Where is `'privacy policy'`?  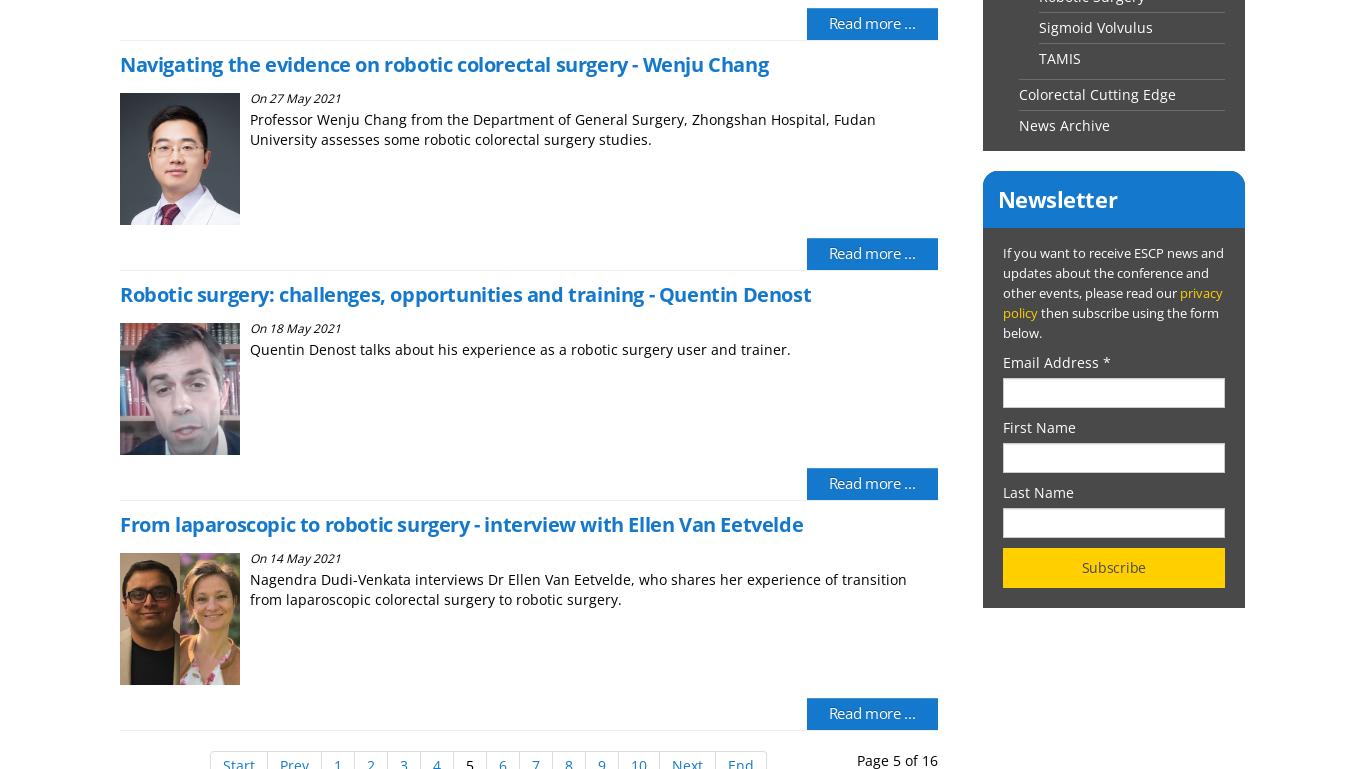 'privacy policy' is located at coordinates (1111, 301).